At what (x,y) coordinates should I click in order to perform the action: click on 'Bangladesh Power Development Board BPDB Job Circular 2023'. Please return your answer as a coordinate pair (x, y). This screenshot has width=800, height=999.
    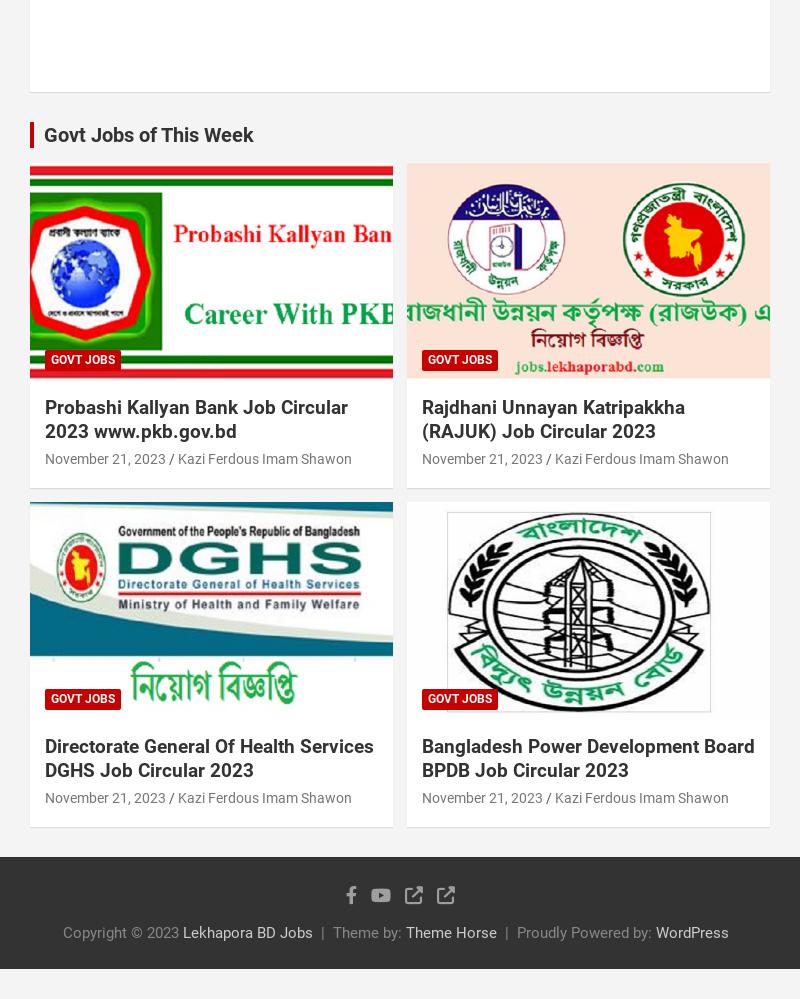
    Looking at the image, I should click on (587, 757).